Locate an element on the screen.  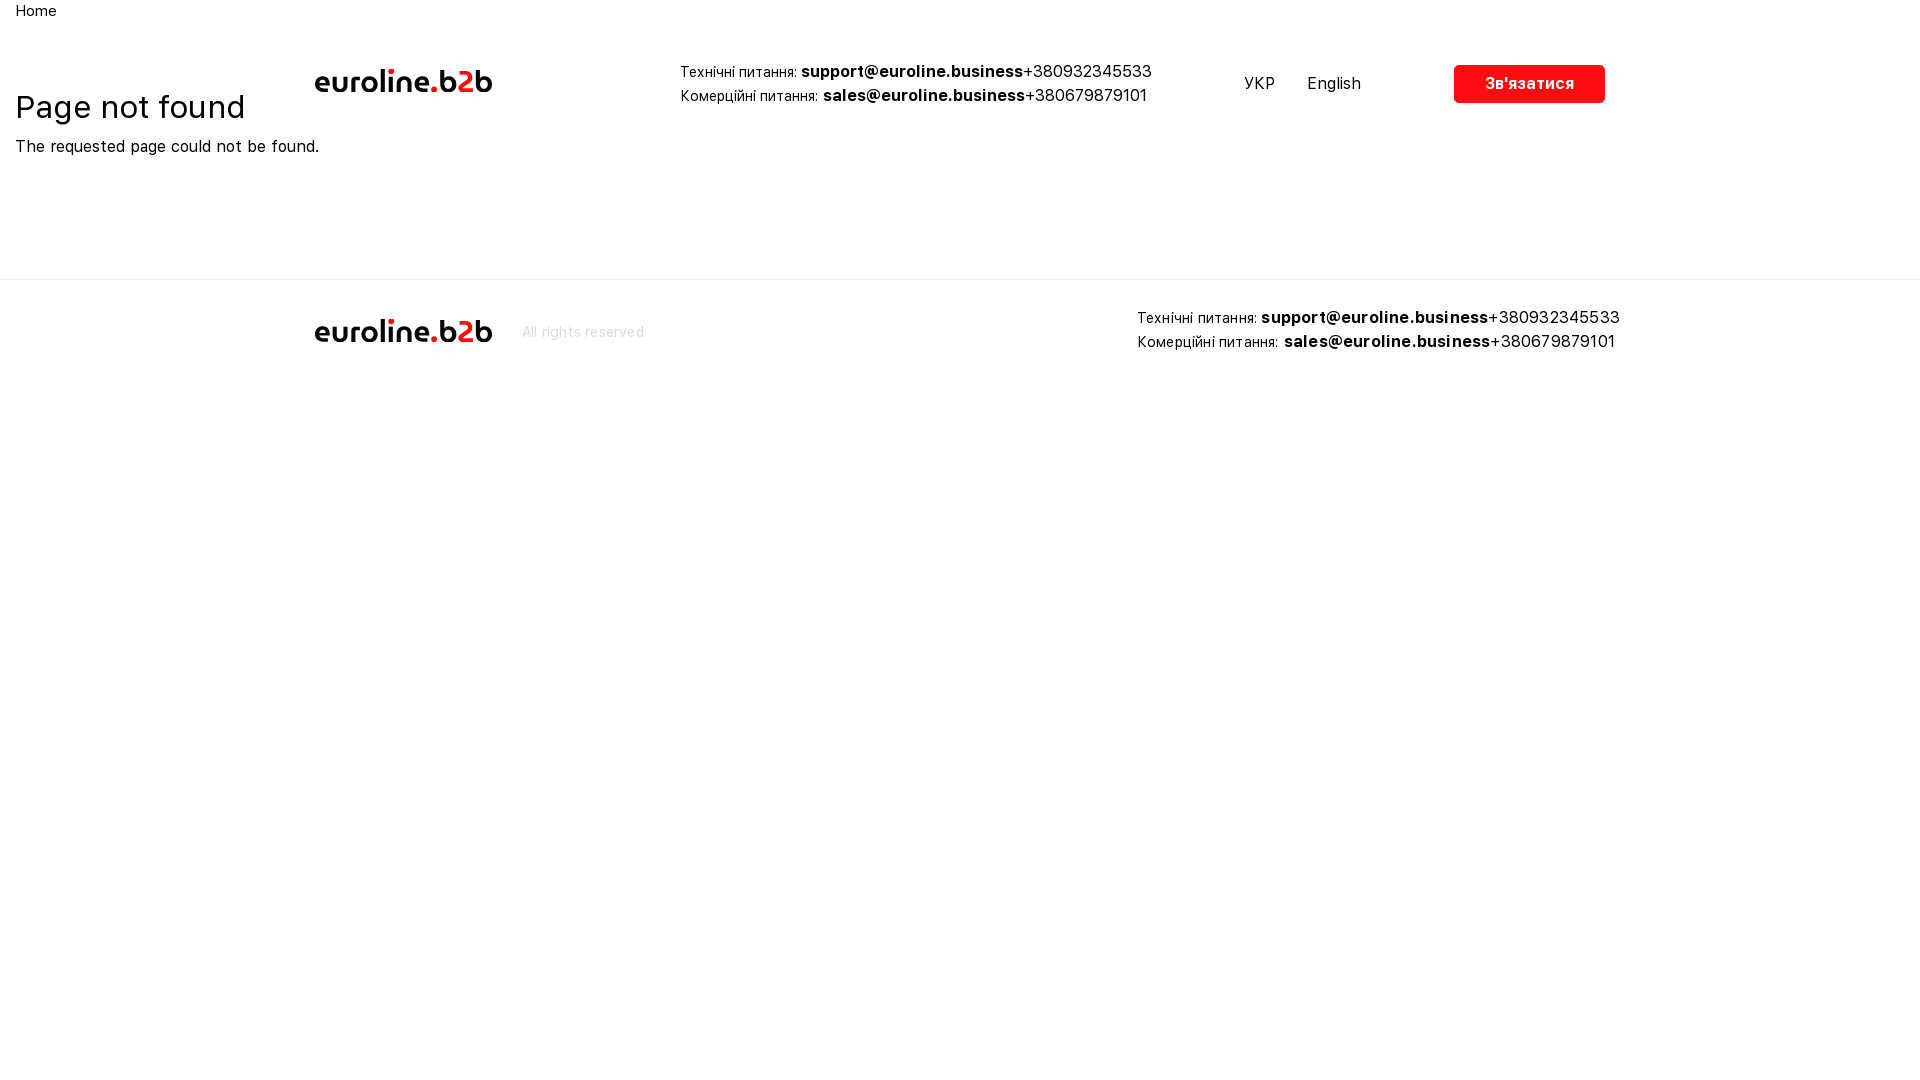
'support@euroline.business' is located at coordinates (1373, 316).